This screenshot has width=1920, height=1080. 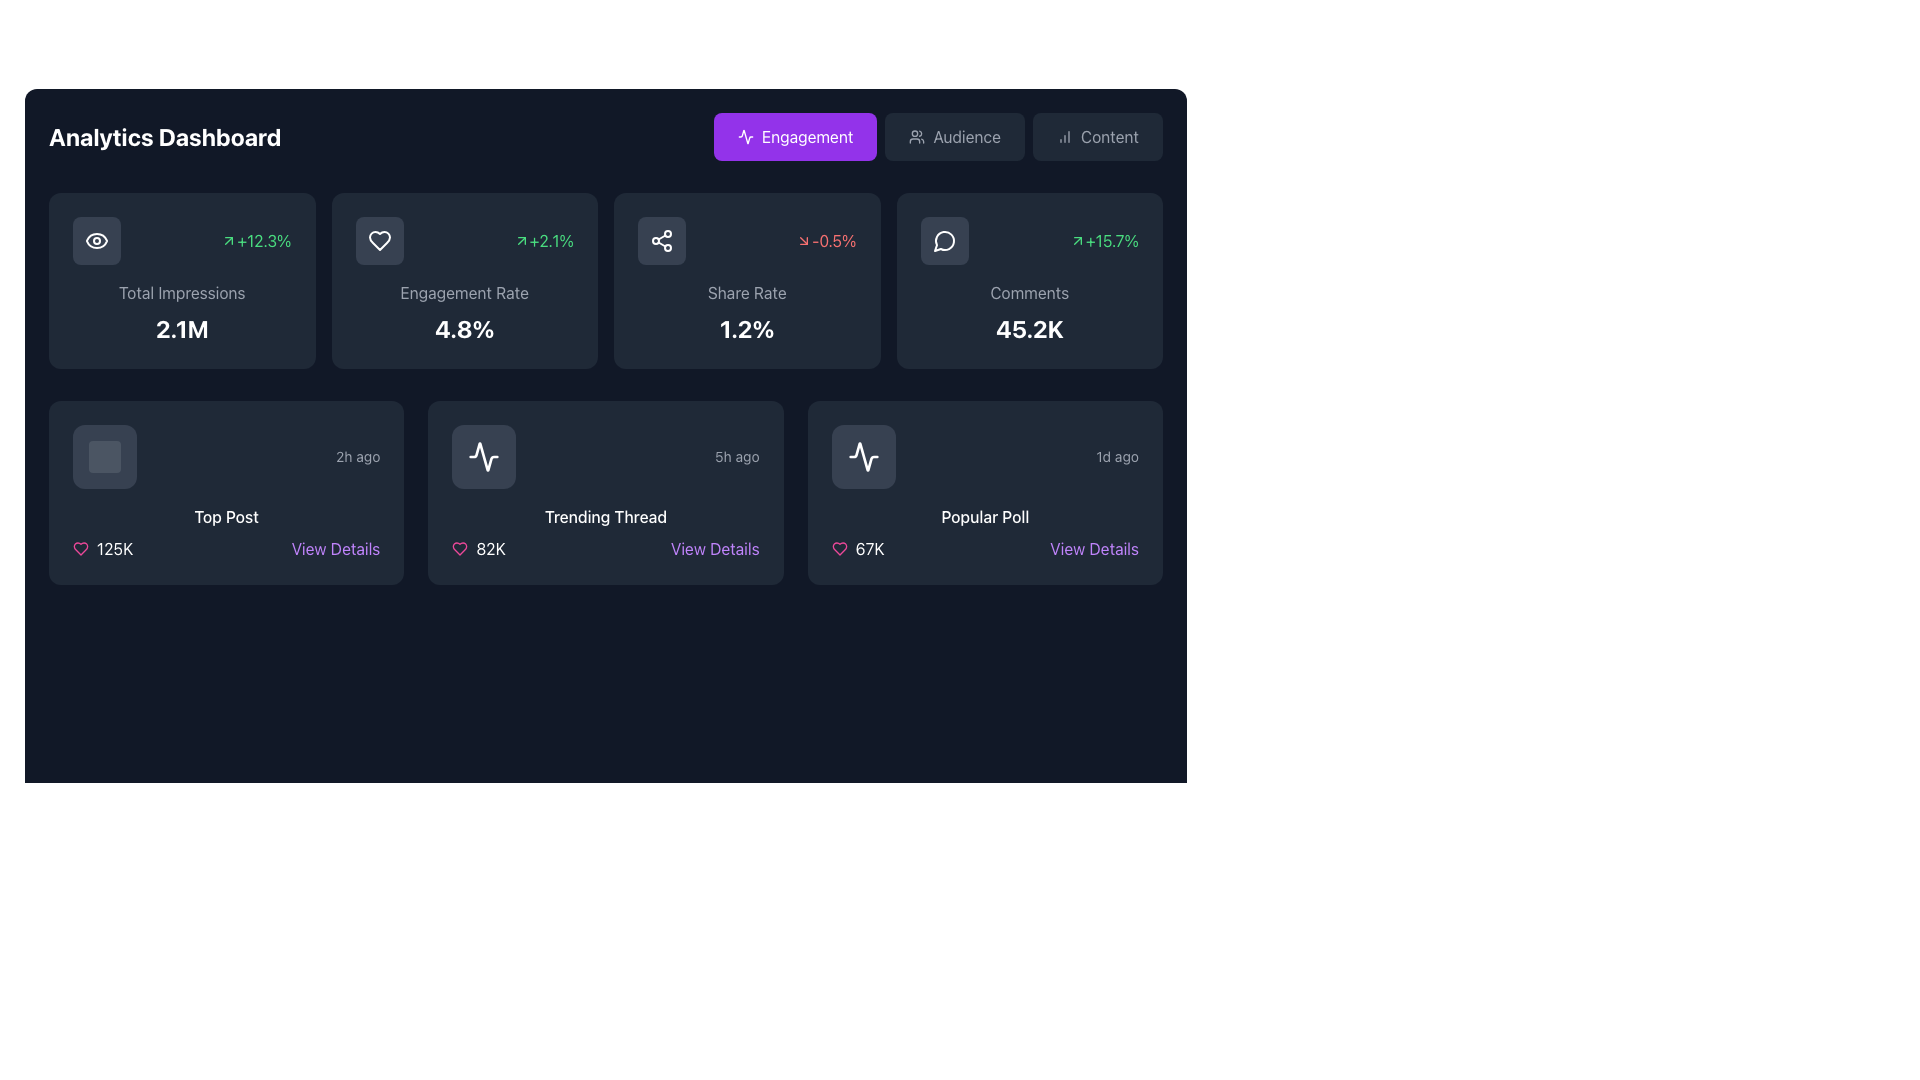 What do you see at coordinates (863, 456) in the screenshot?
I see `the visual state of the Vector icon with a sharp waveform design located in the 'Popular Poll' section under the 'Engagement' tab, rendered in white on a dark-gray background` at bounding box center [863, 456].